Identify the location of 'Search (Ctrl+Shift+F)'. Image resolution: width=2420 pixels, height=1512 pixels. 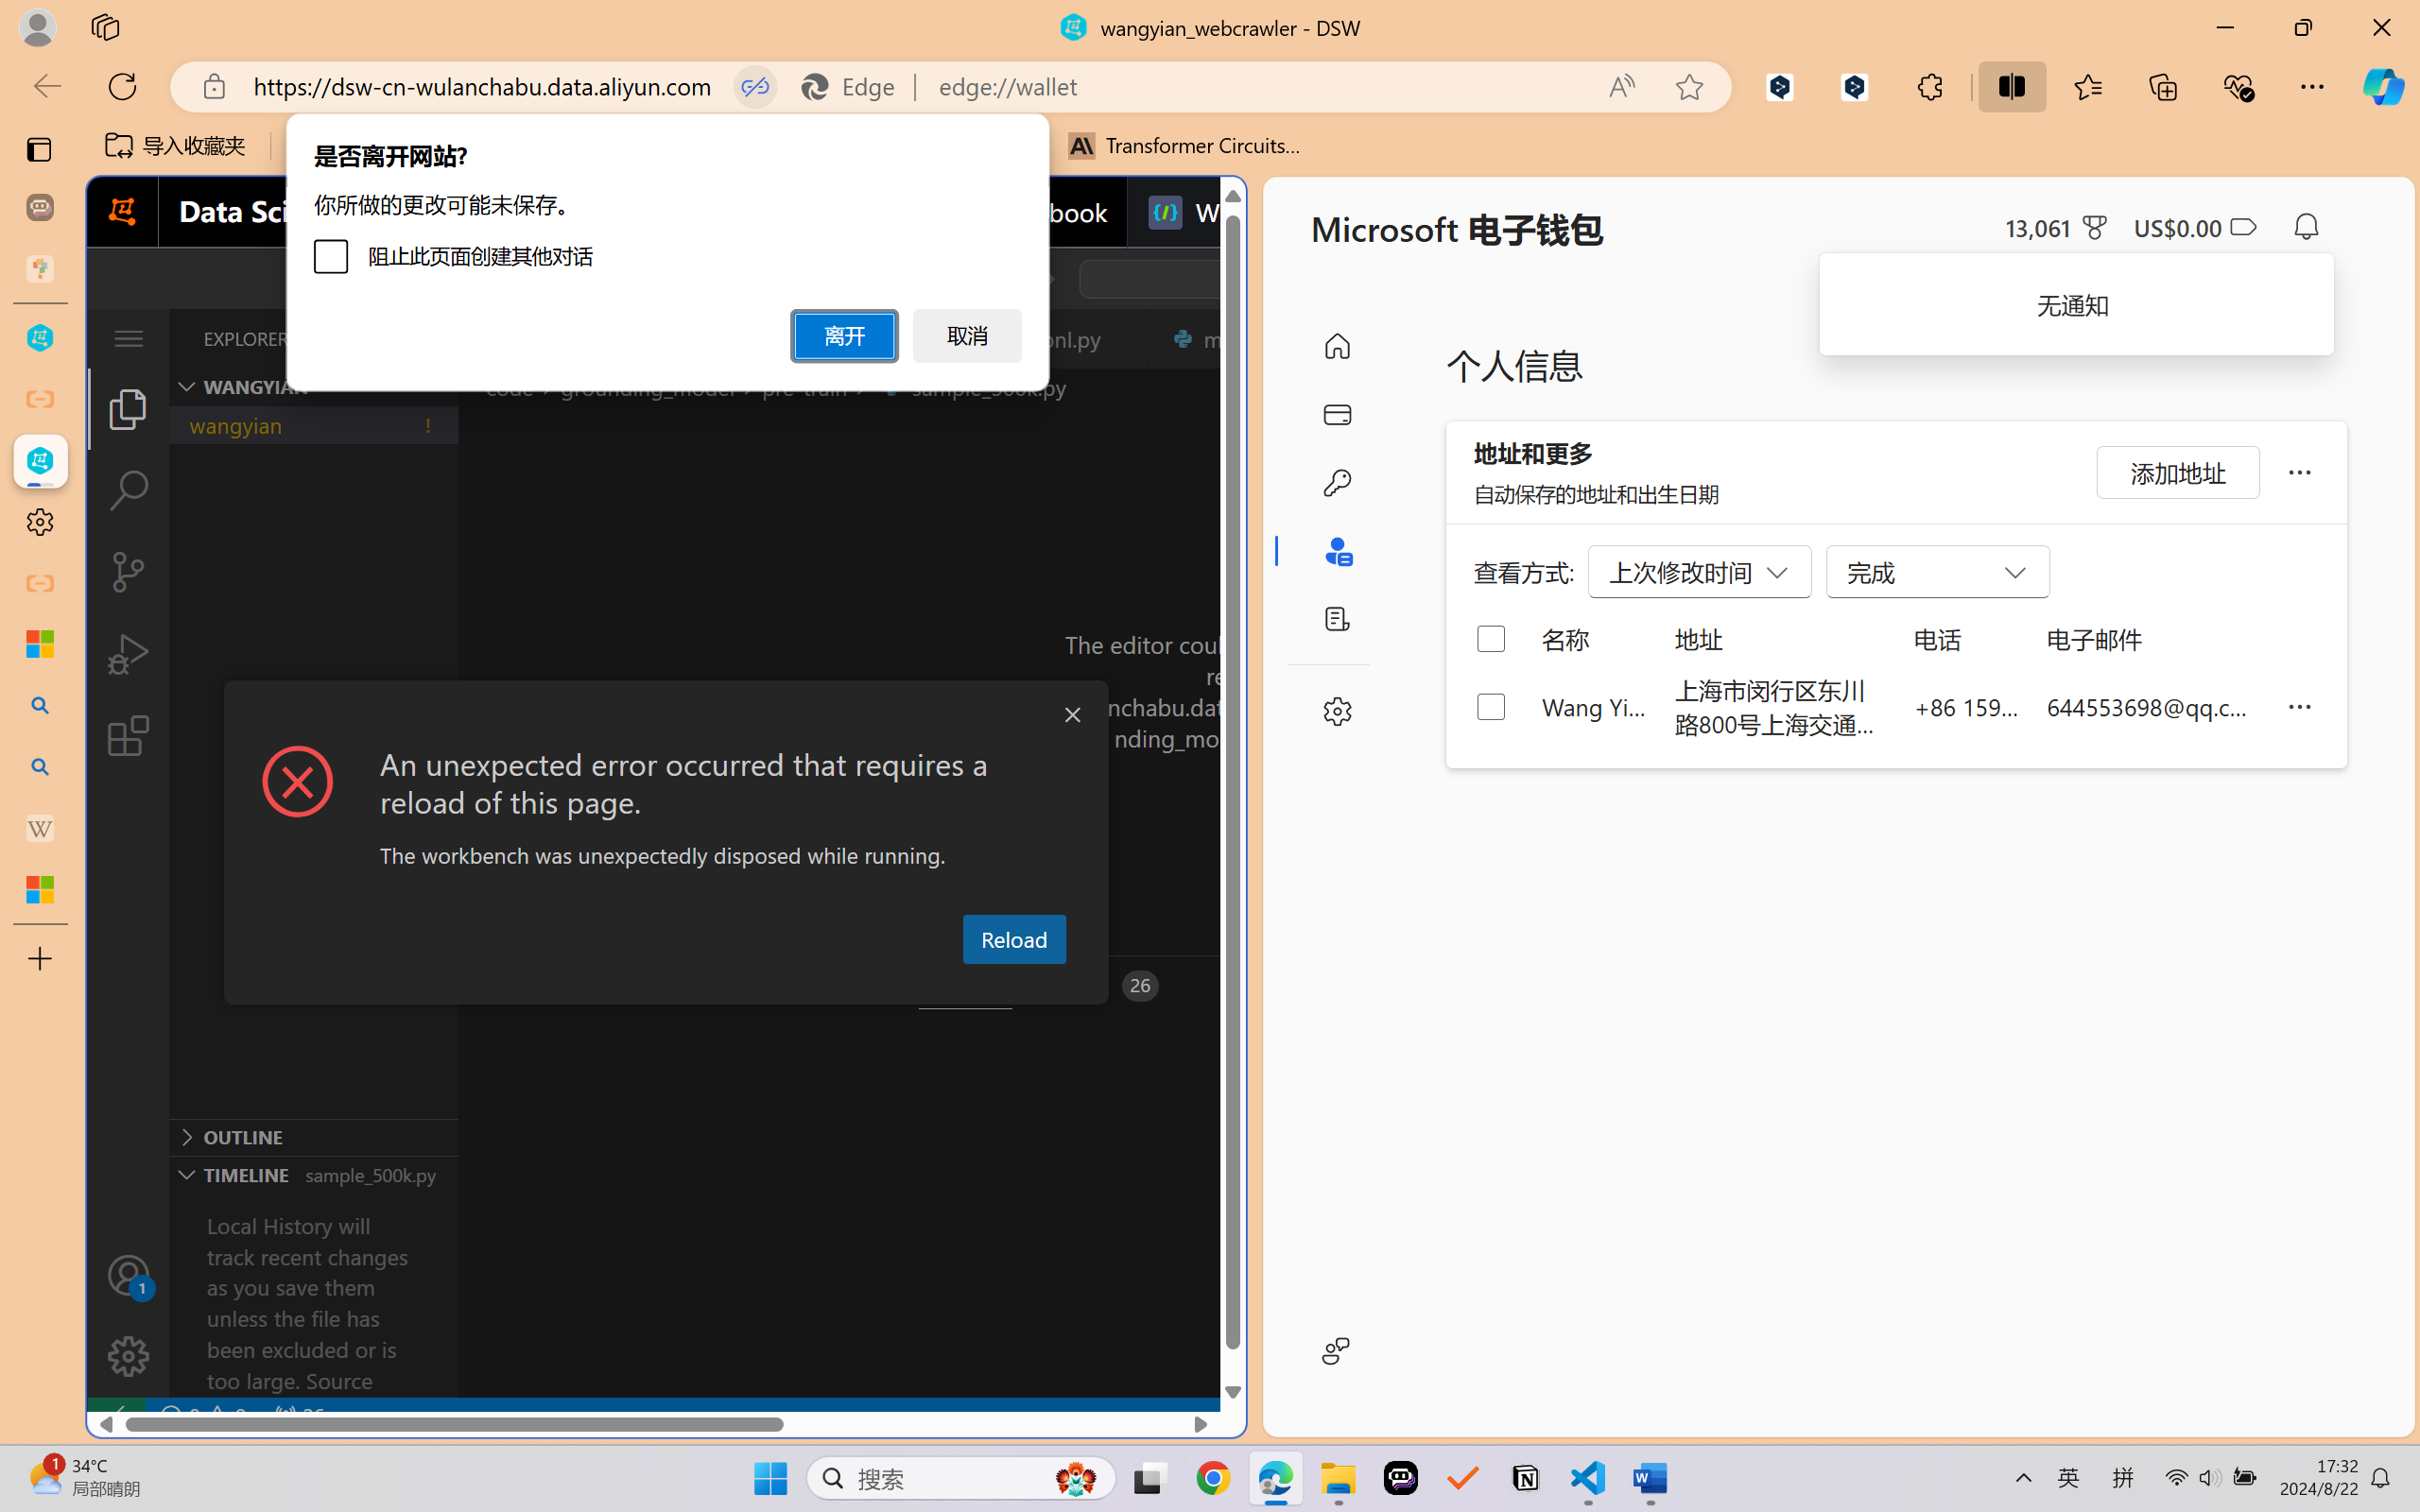
(127, 490).